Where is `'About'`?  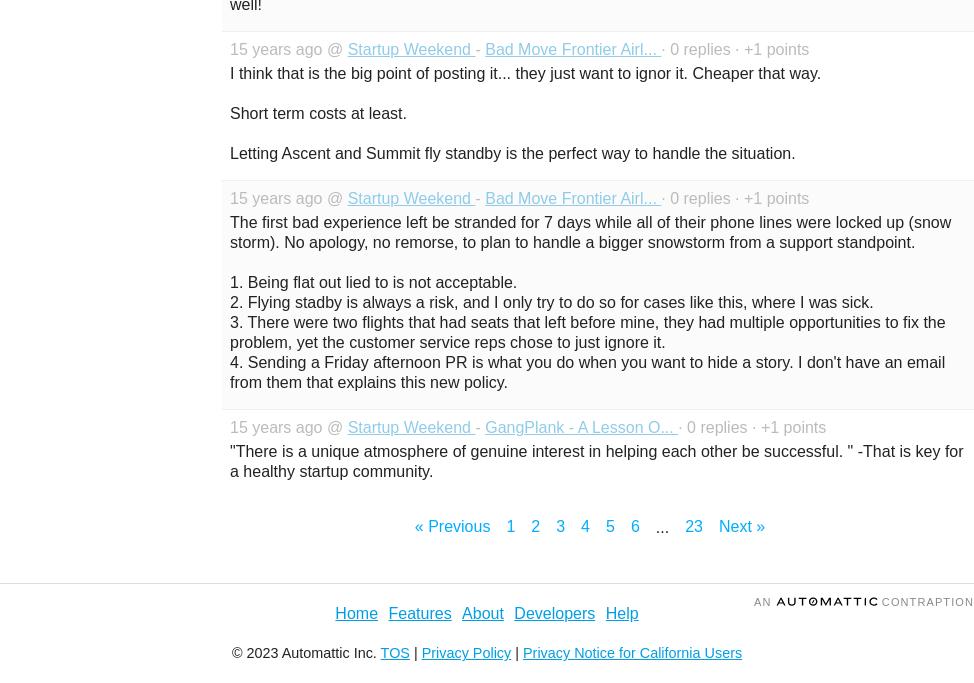 'About' is located at coordinates (481, 613).